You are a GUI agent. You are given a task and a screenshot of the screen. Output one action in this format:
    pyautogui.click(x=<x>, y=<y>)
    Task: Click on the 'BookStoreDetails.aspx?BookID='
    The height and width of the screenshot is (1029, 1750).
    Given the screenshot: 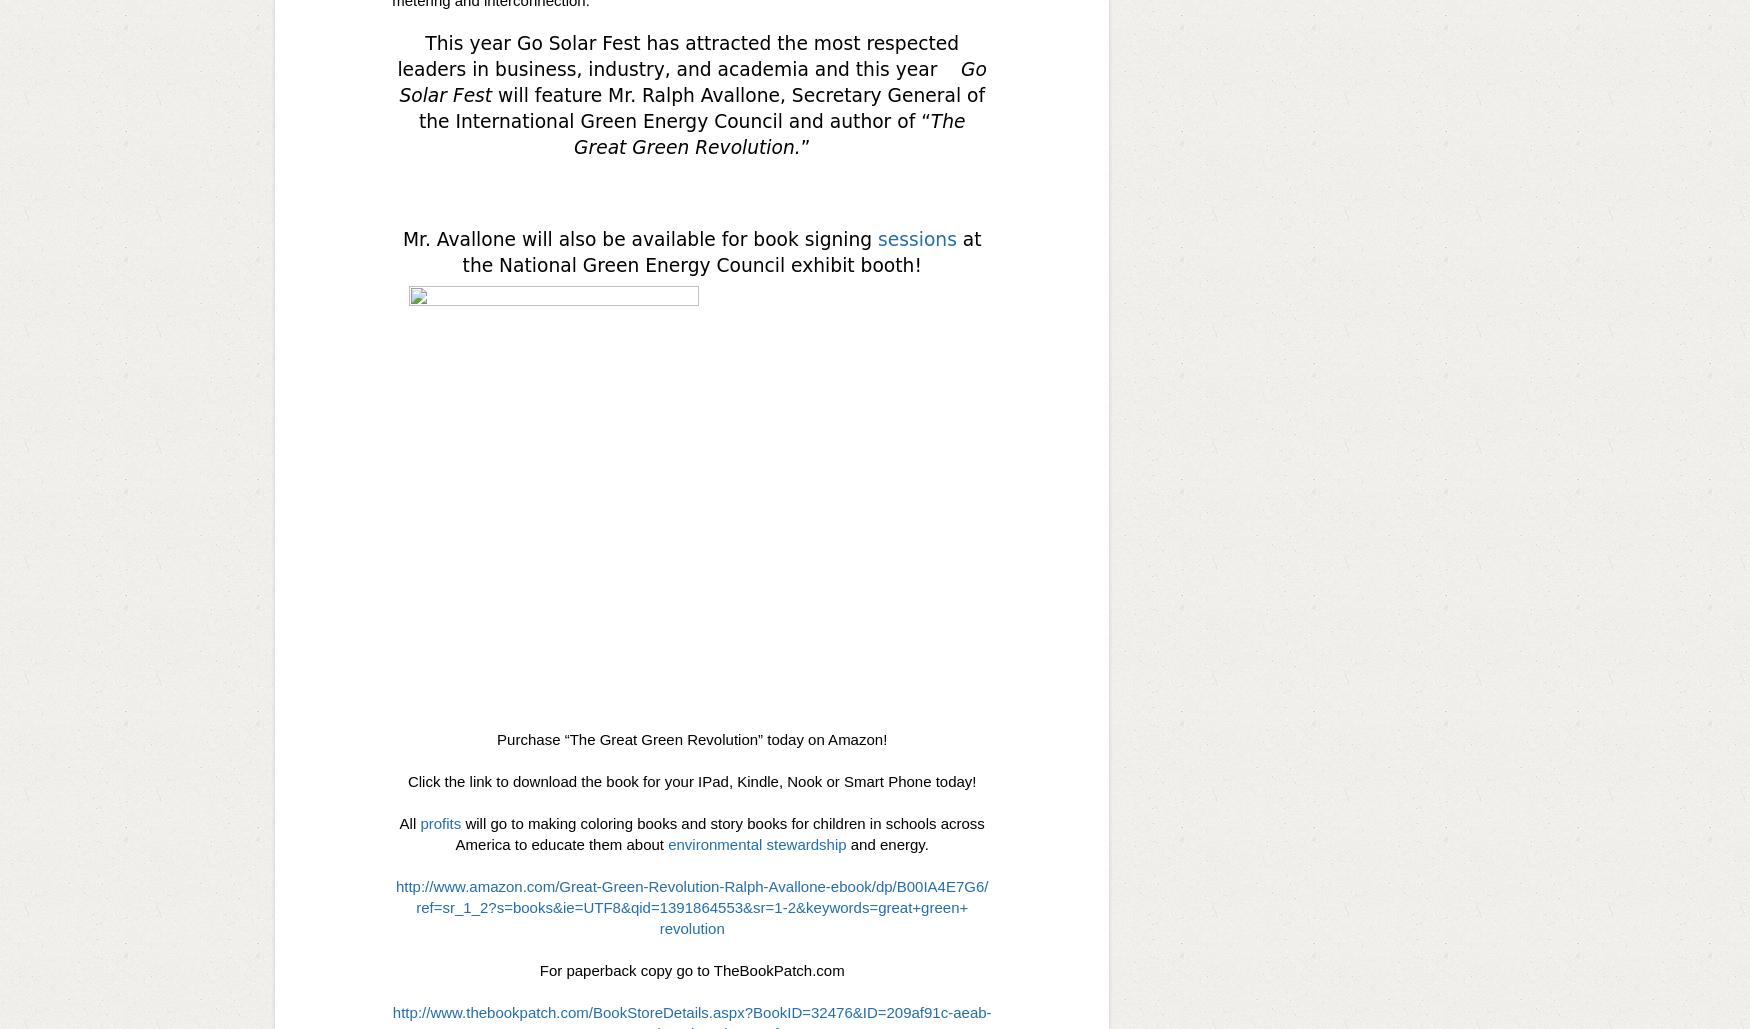 What is the action you would take?
    pyautogui.click(x=701, y=1010)
    